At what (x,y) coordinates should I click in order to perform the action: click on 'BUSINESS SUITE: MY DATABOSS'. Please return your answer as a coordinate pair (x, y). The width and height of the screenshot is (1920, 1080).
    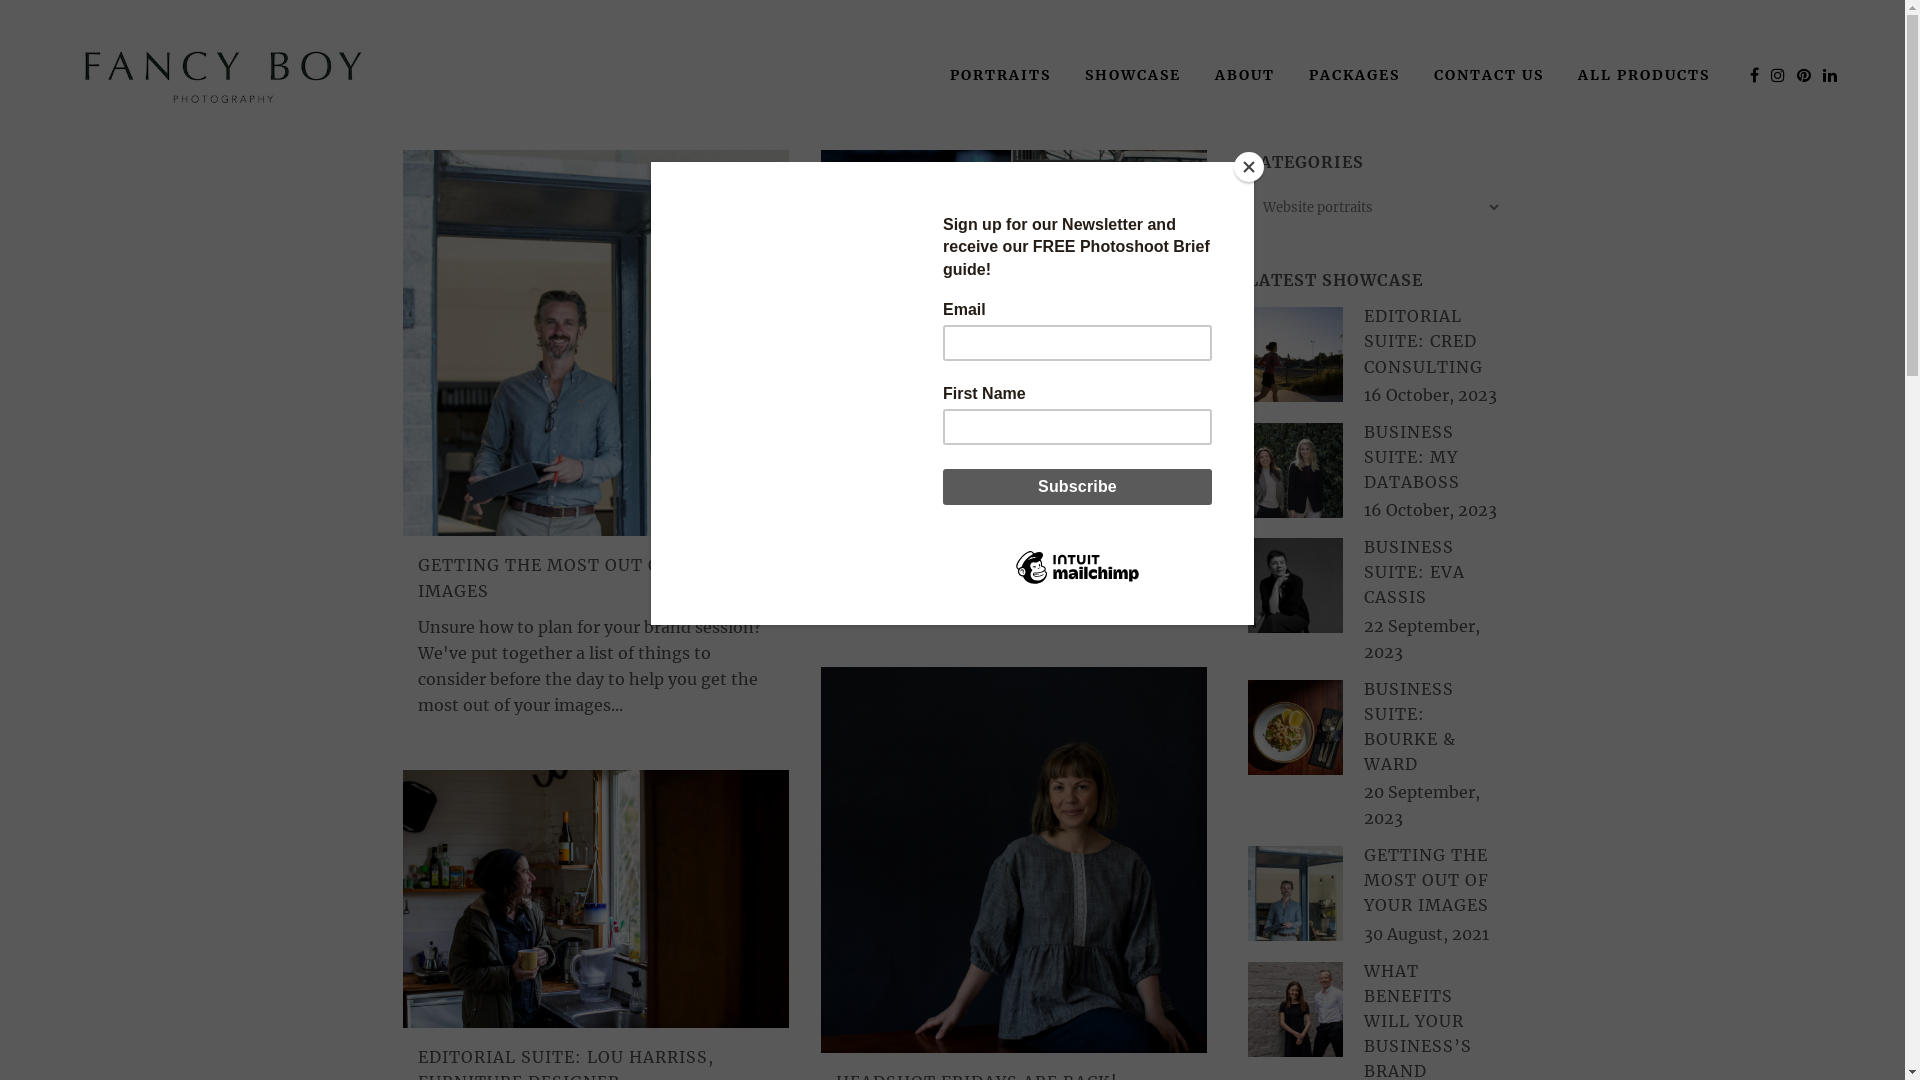
    Looking at the image, I should click on (1410, 456).